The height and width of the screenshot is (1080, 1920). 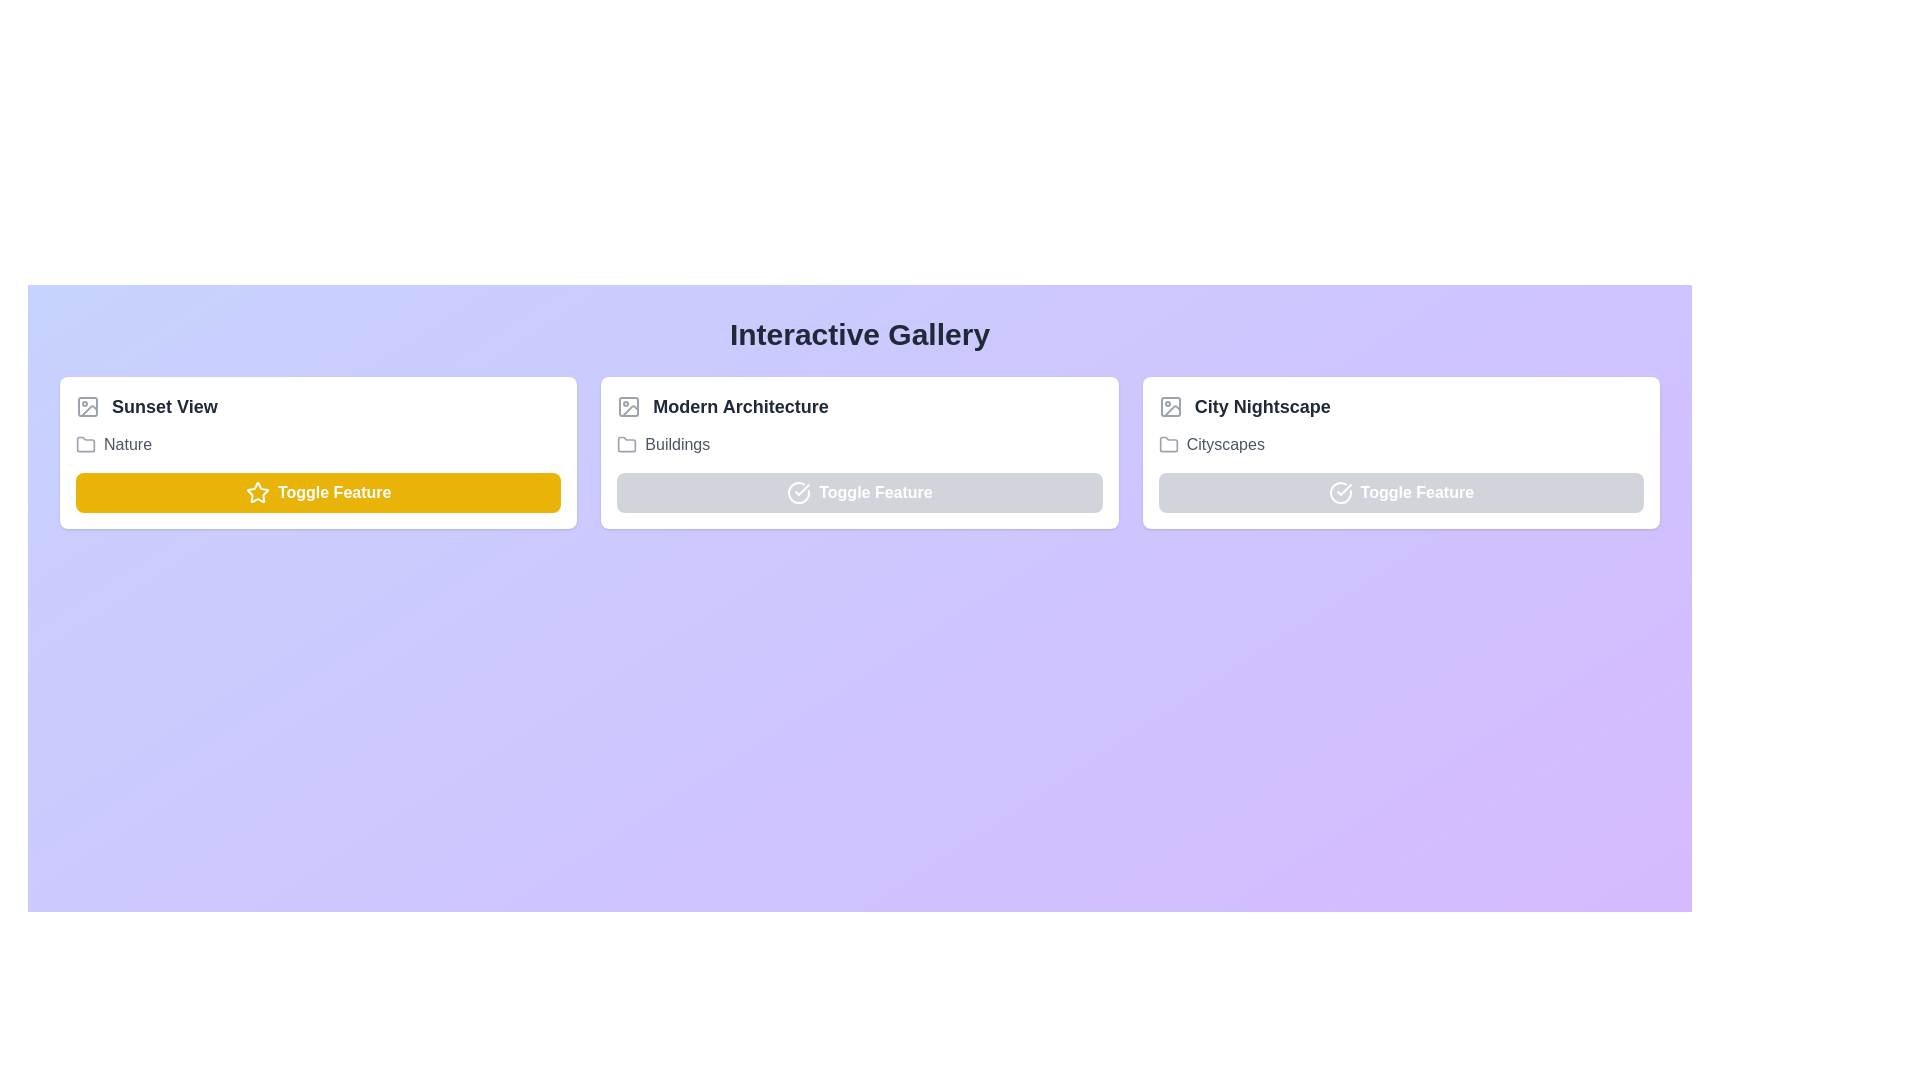 What do you see at coordinates (1400, 493) in the screenshot?
I see `the 'Toggle Feature' button located at the bottom of the 'City Nightscape' card in the 'Interactive Gallery' section` at bounding box center [1400, 493].